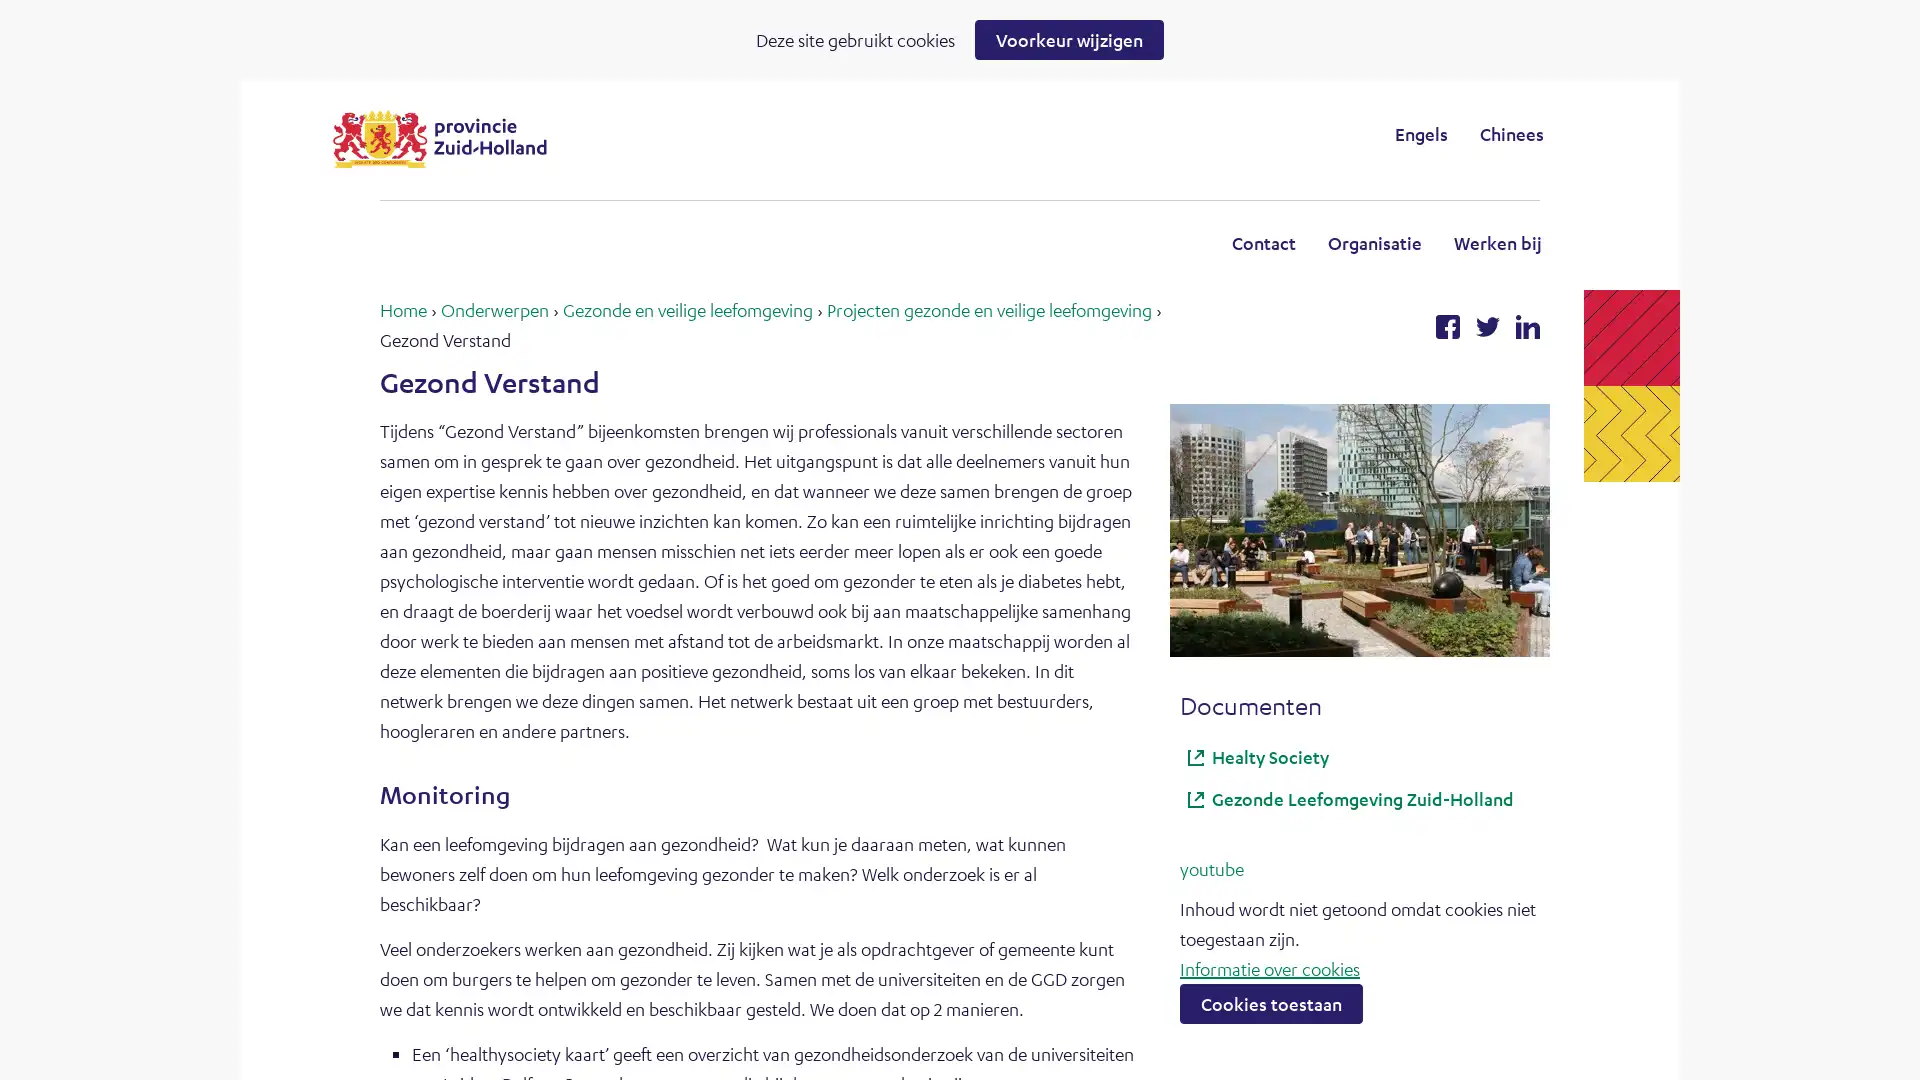 The image size is (1920, 1080). I want to click on Zoeken, so click(1124, 133).